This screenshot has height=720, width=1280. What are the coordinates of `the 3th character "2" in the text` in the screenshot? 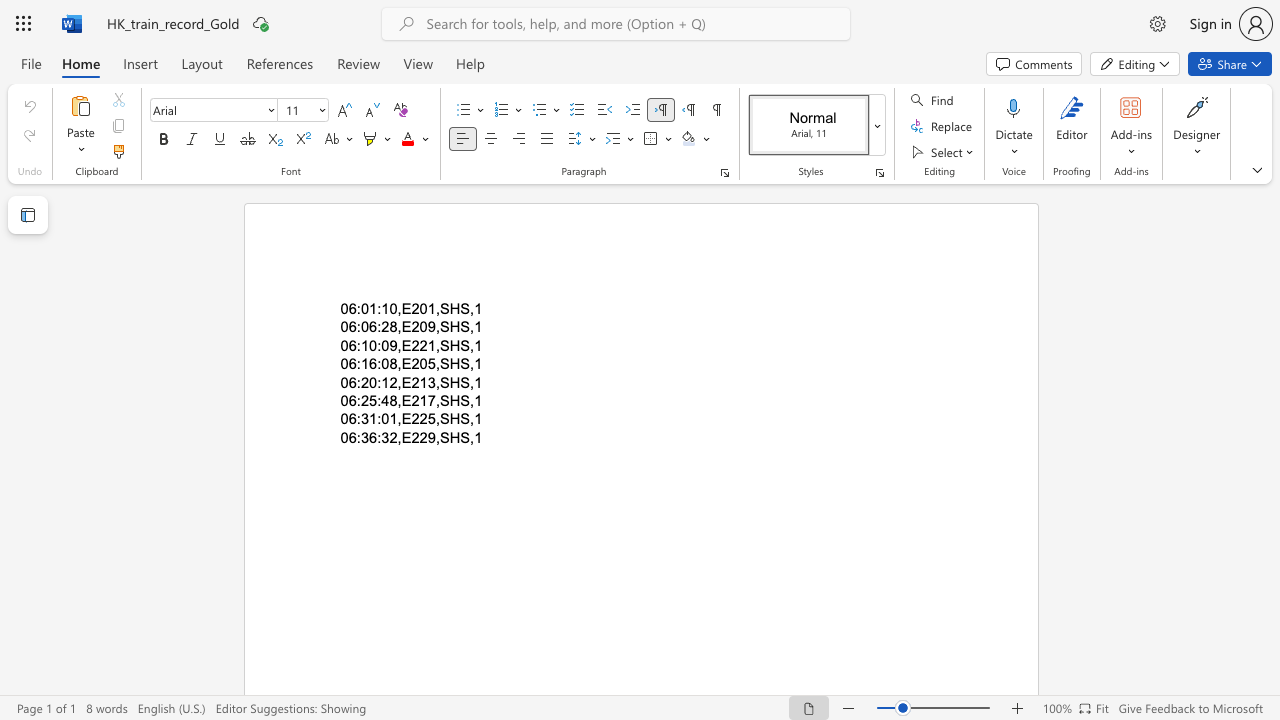 It's located at (422, 436).